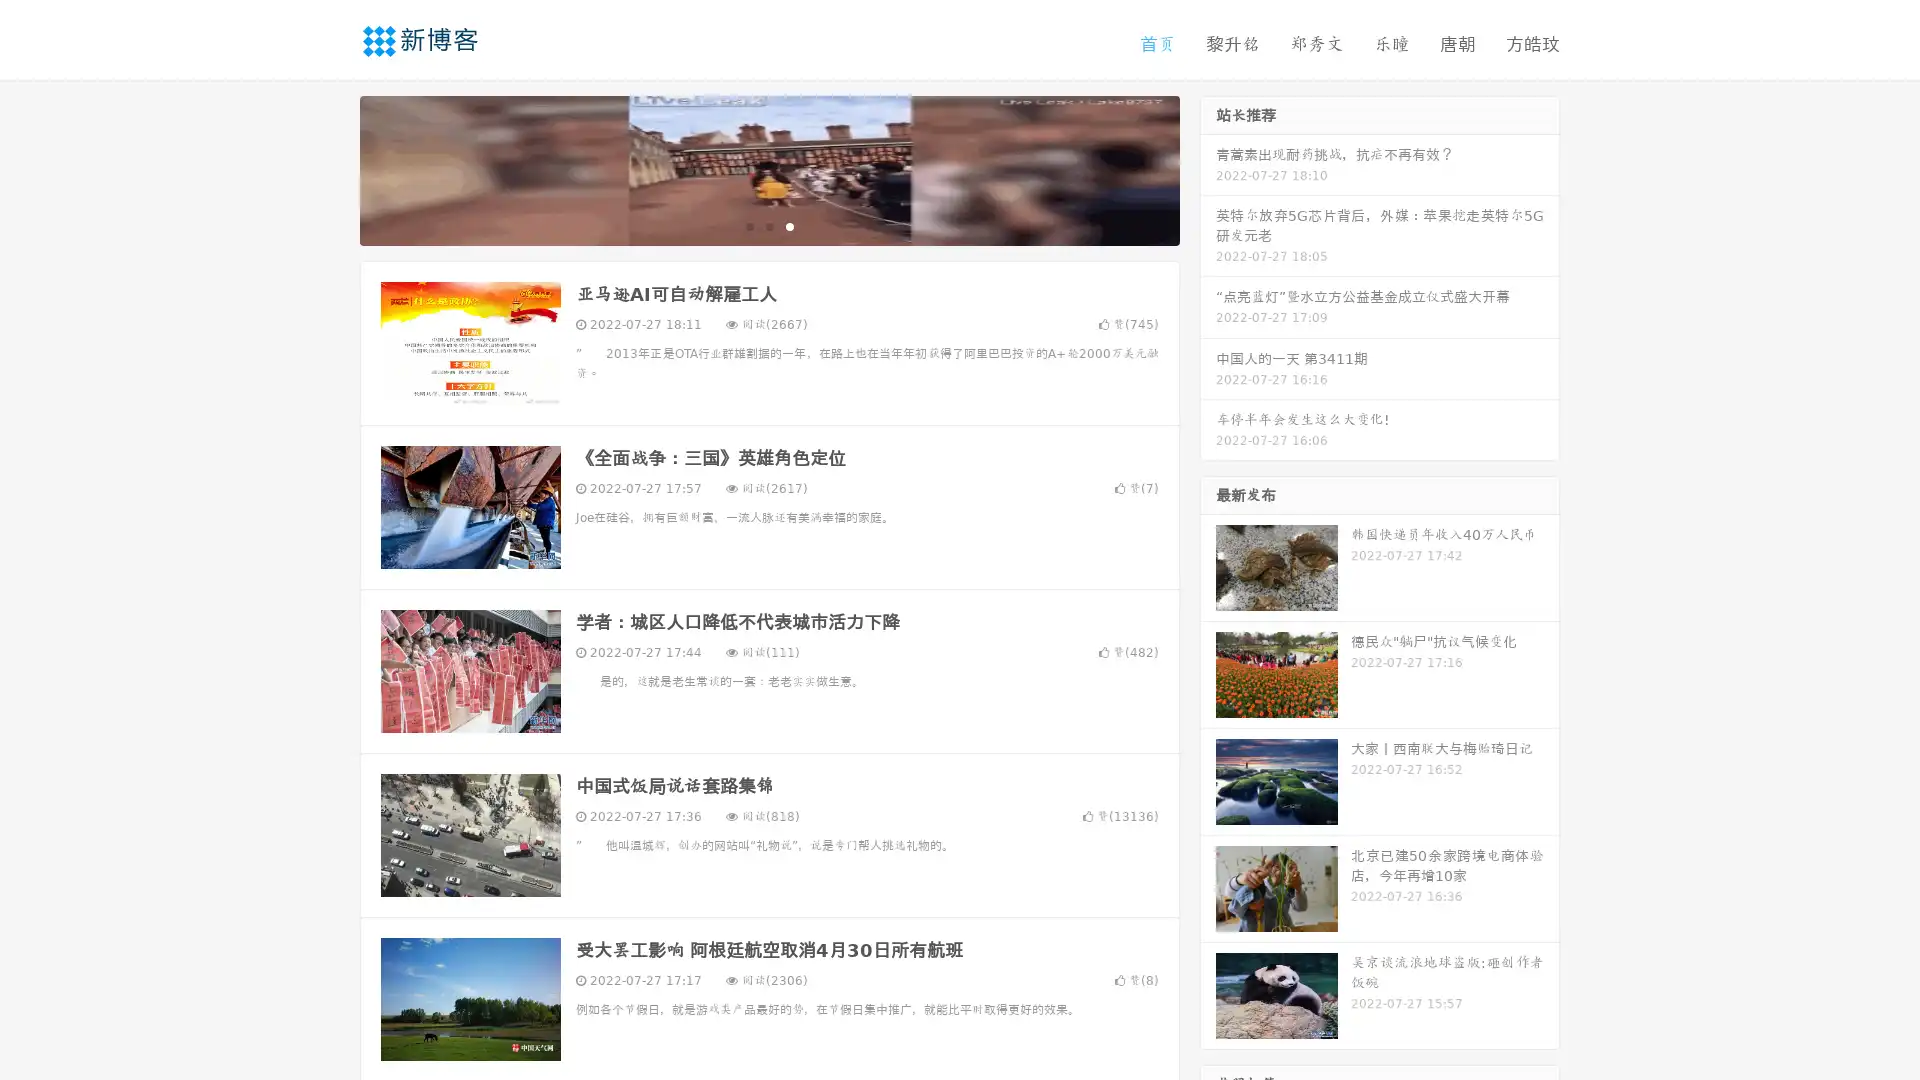 The image size is (1920, 1080). I want to click on Go to slide 3, so click(789, 225).